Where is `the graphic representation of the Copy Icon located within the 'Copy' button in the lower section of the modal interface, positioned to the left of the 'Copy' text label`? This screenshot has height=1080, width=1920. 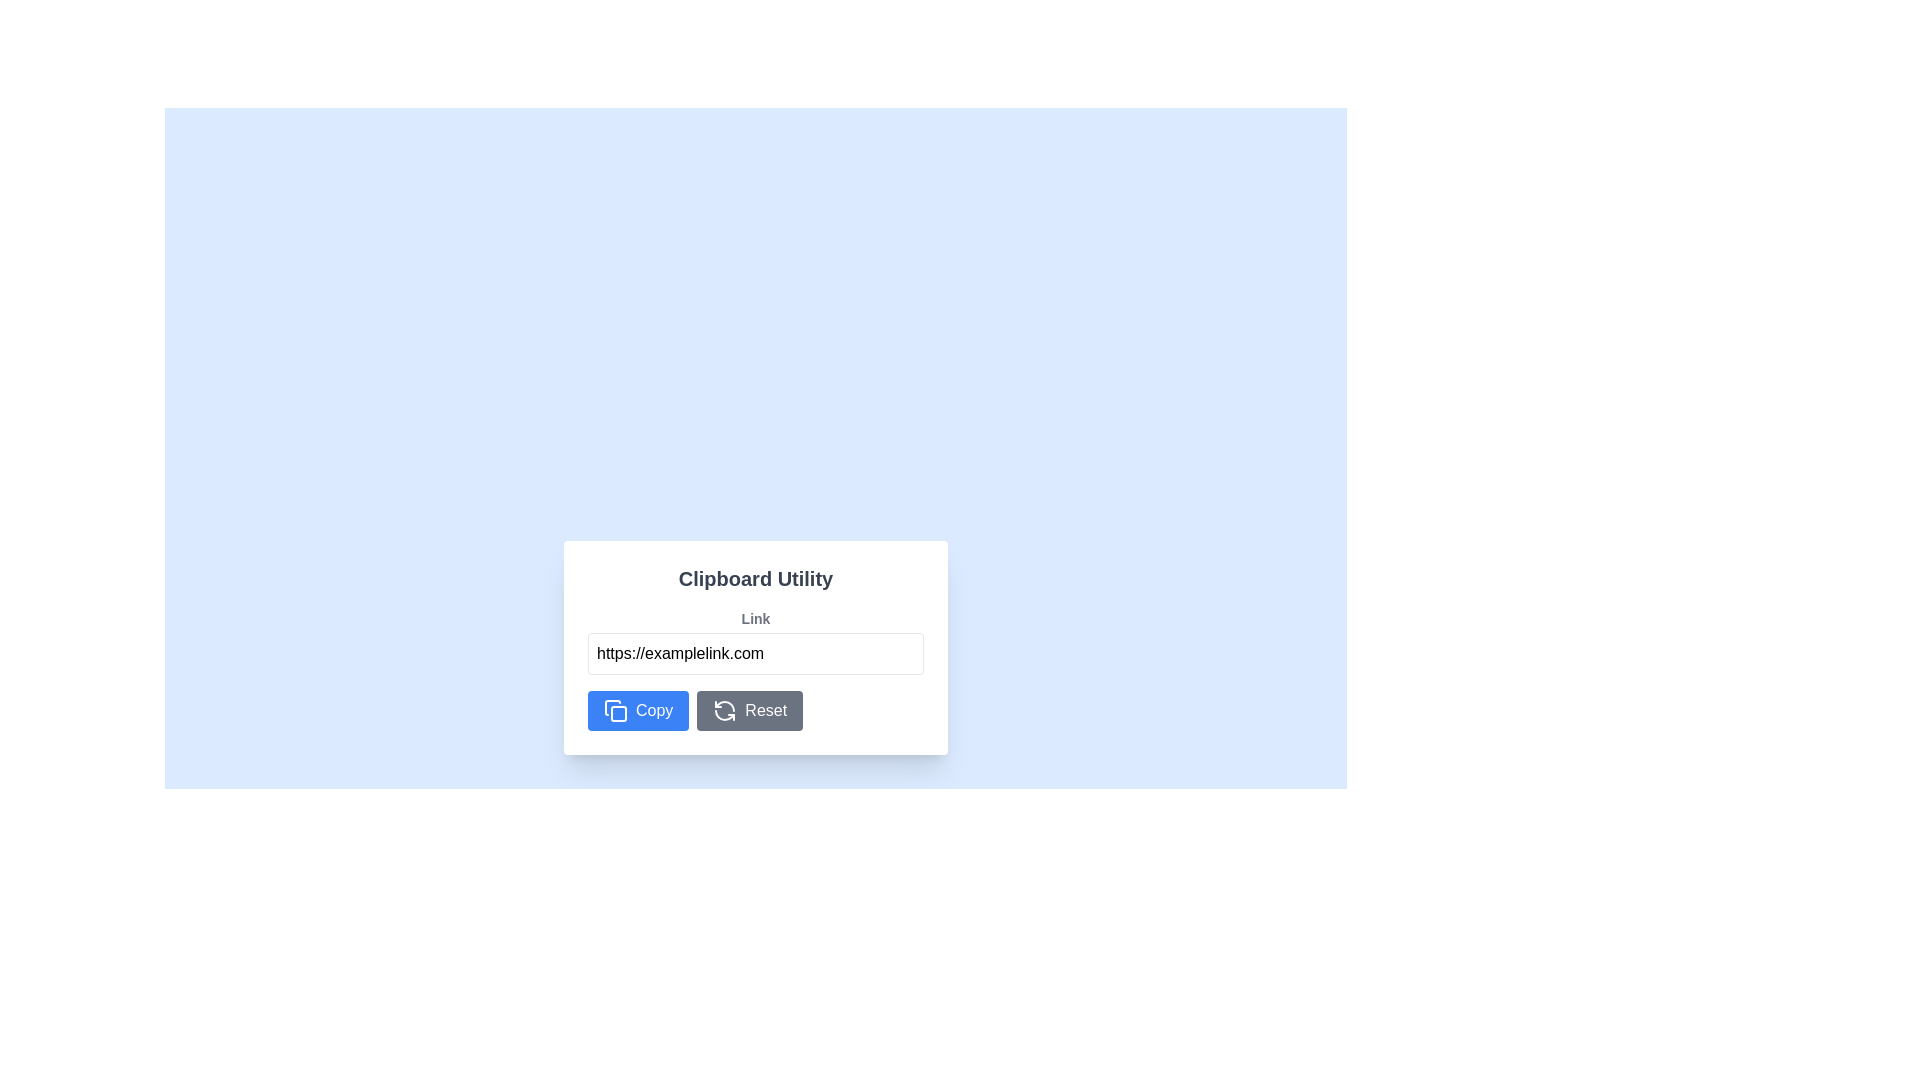 the graphic representation of the Copy Icon located within the 'Copy' button in the lower section of the modal interface, positioned to the left of the 'Copy' text label is located at coordinates (612, 707).